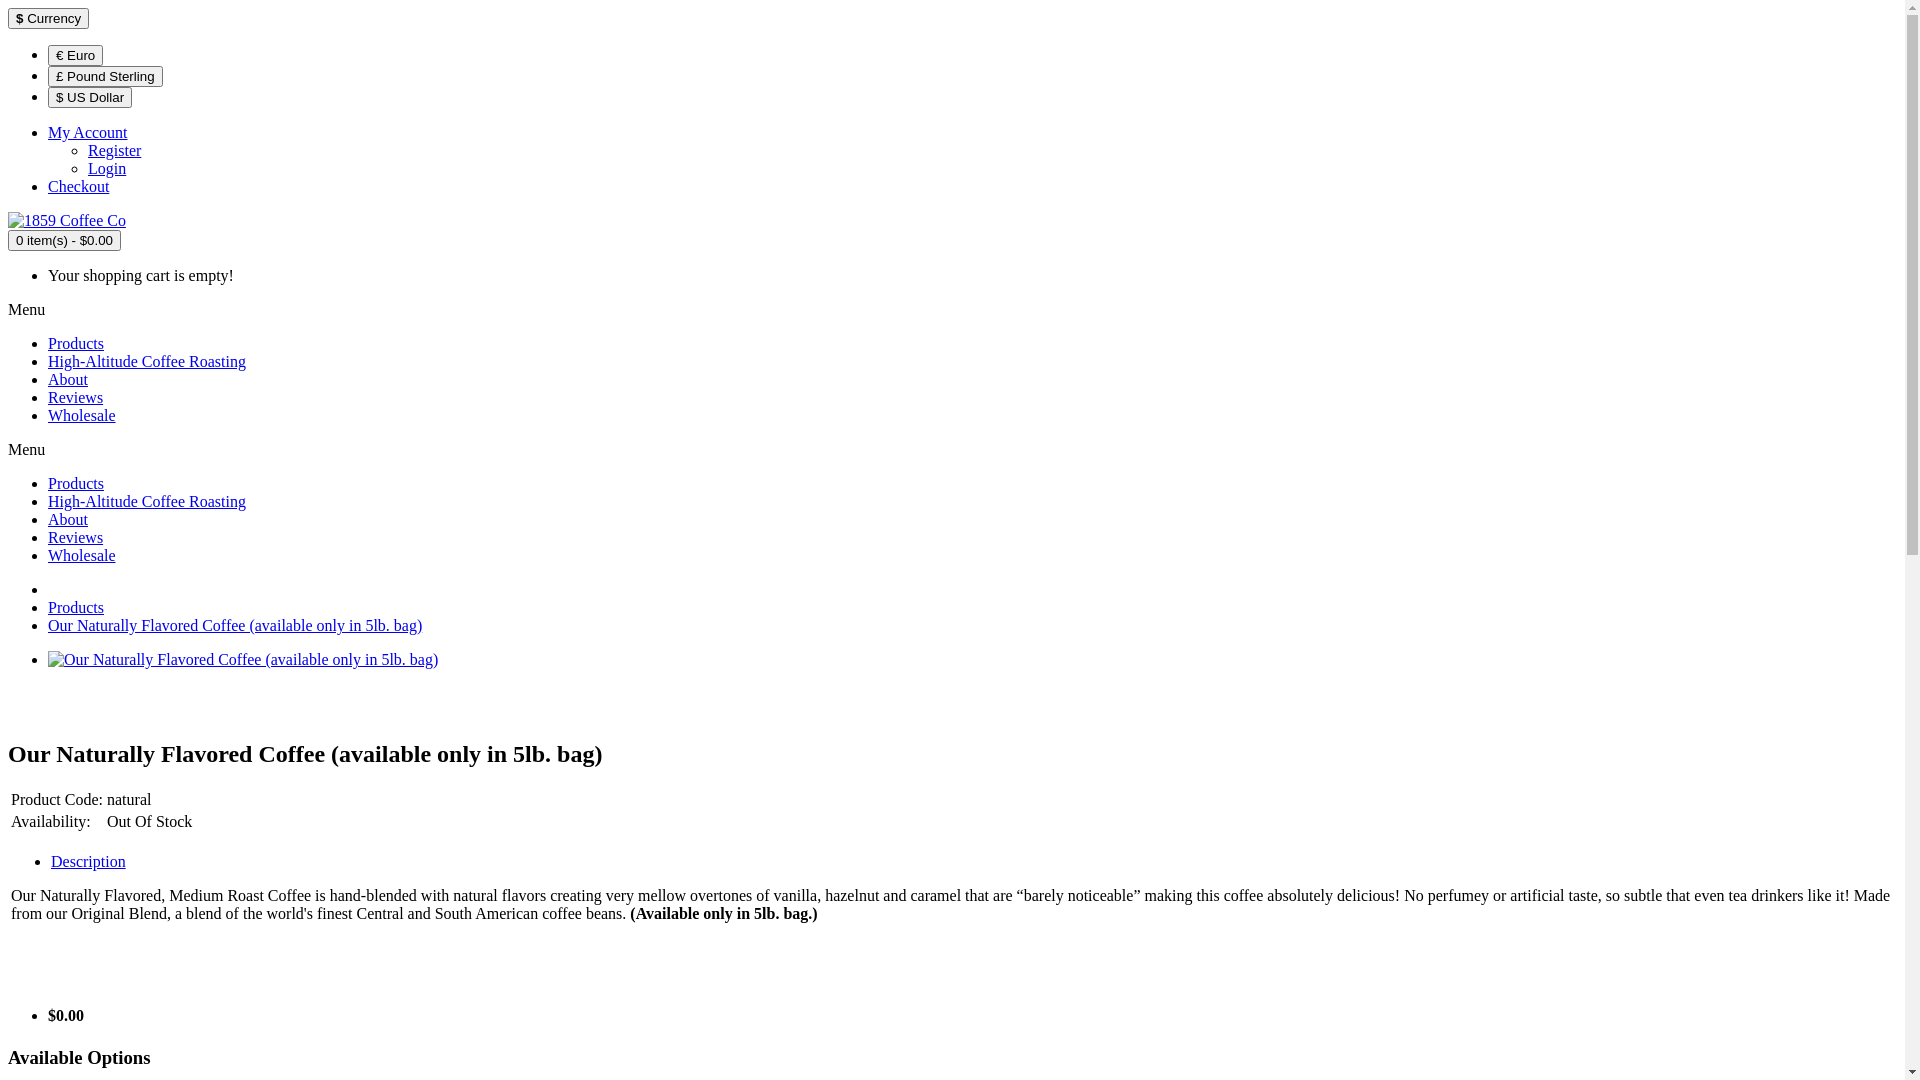 The width and height of the screenshot is (1920, 1080). Describe the element at coordinates (64, 239) in the screenshot. I see `'0 item(s) - $0.00'` at that location.